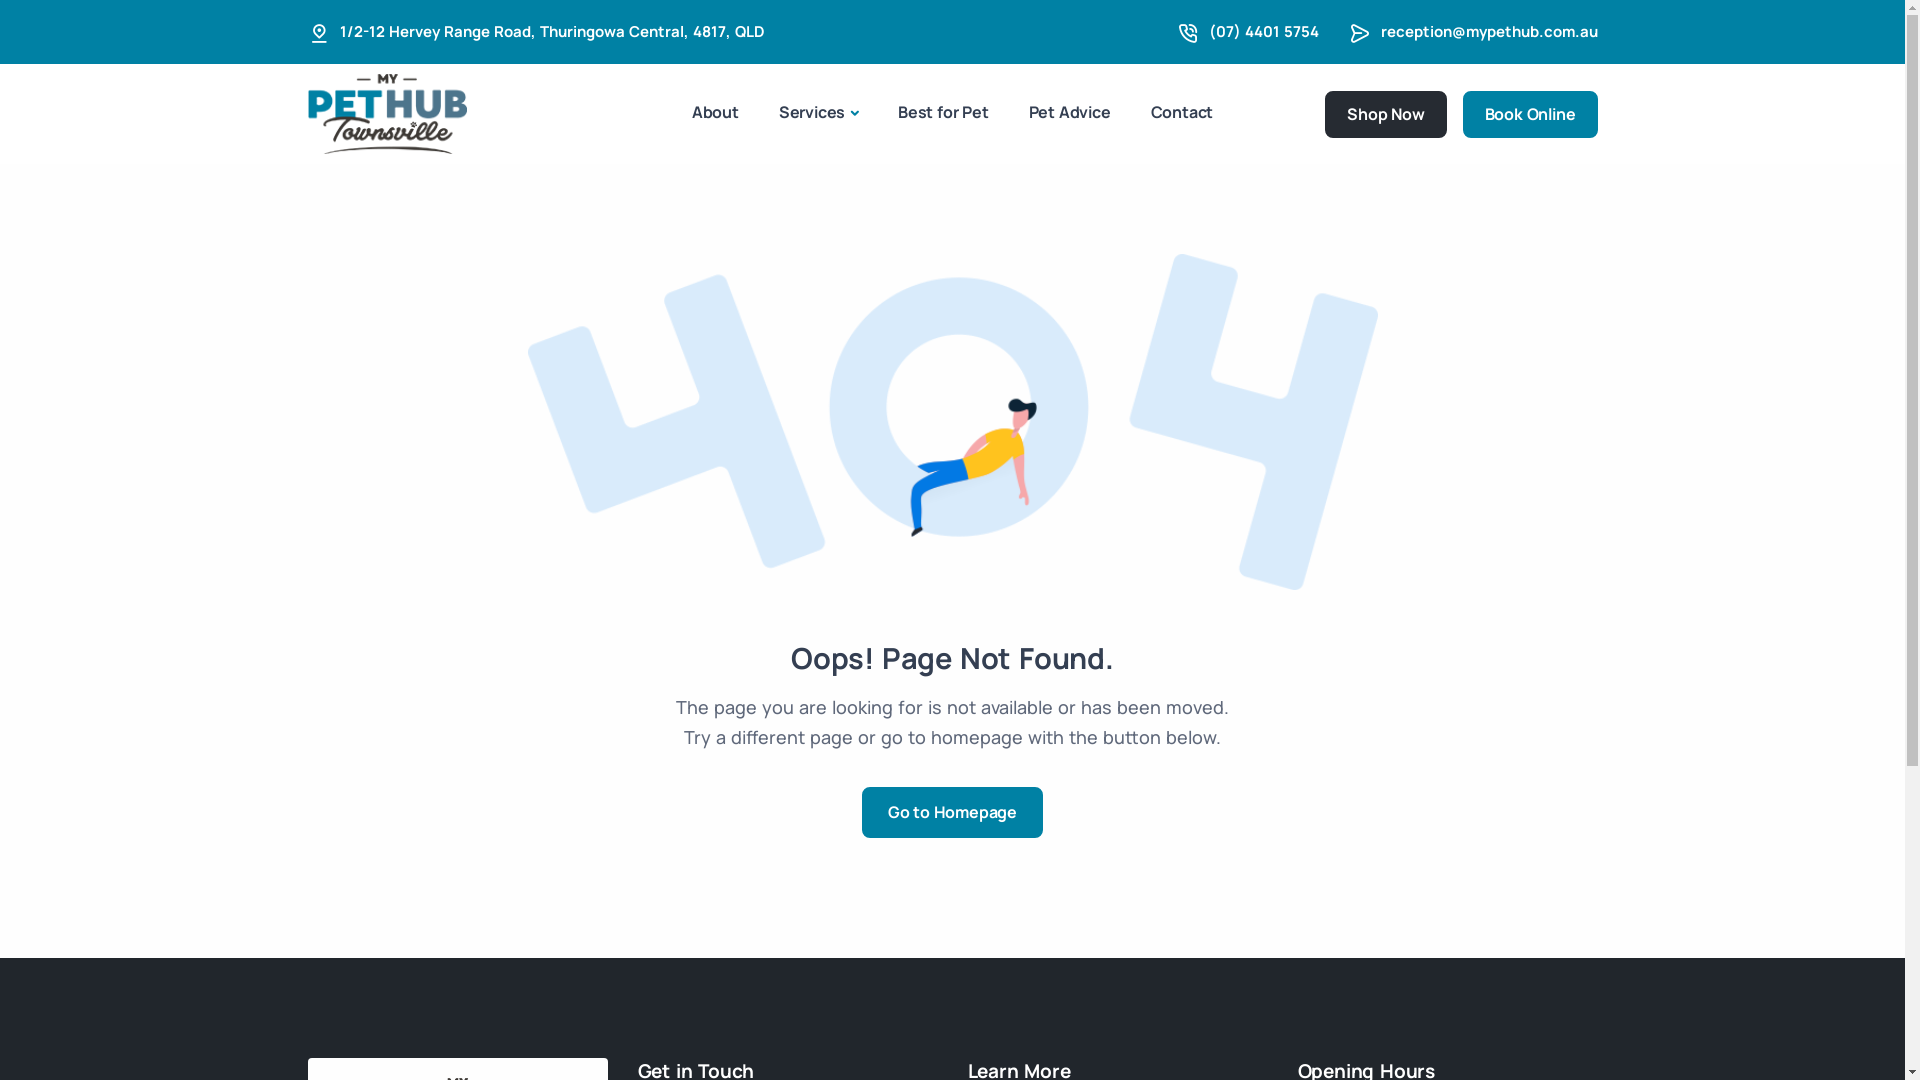  Describe the element at coordinates (1261, 31) in the screenshot. I see `'(07) 4401 5754'` at that location.